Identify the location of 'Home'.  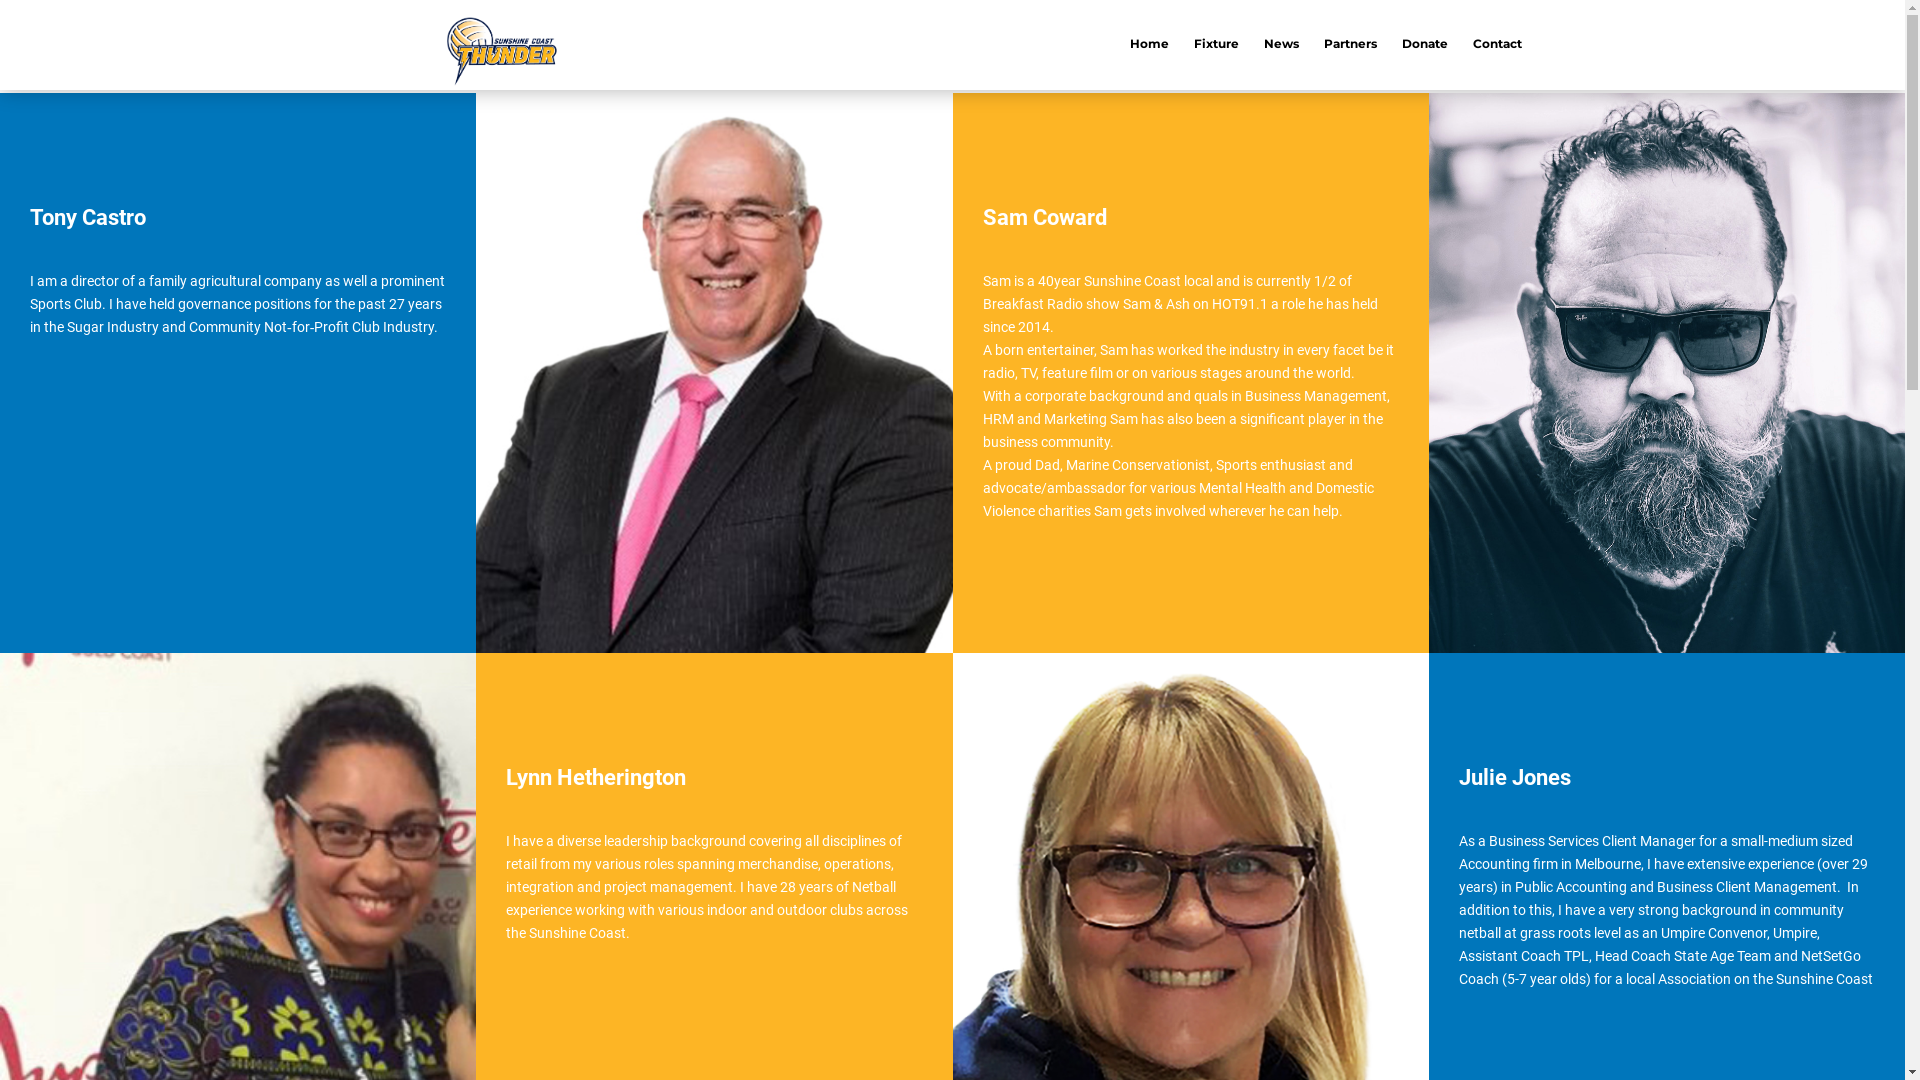
(1149, 45).